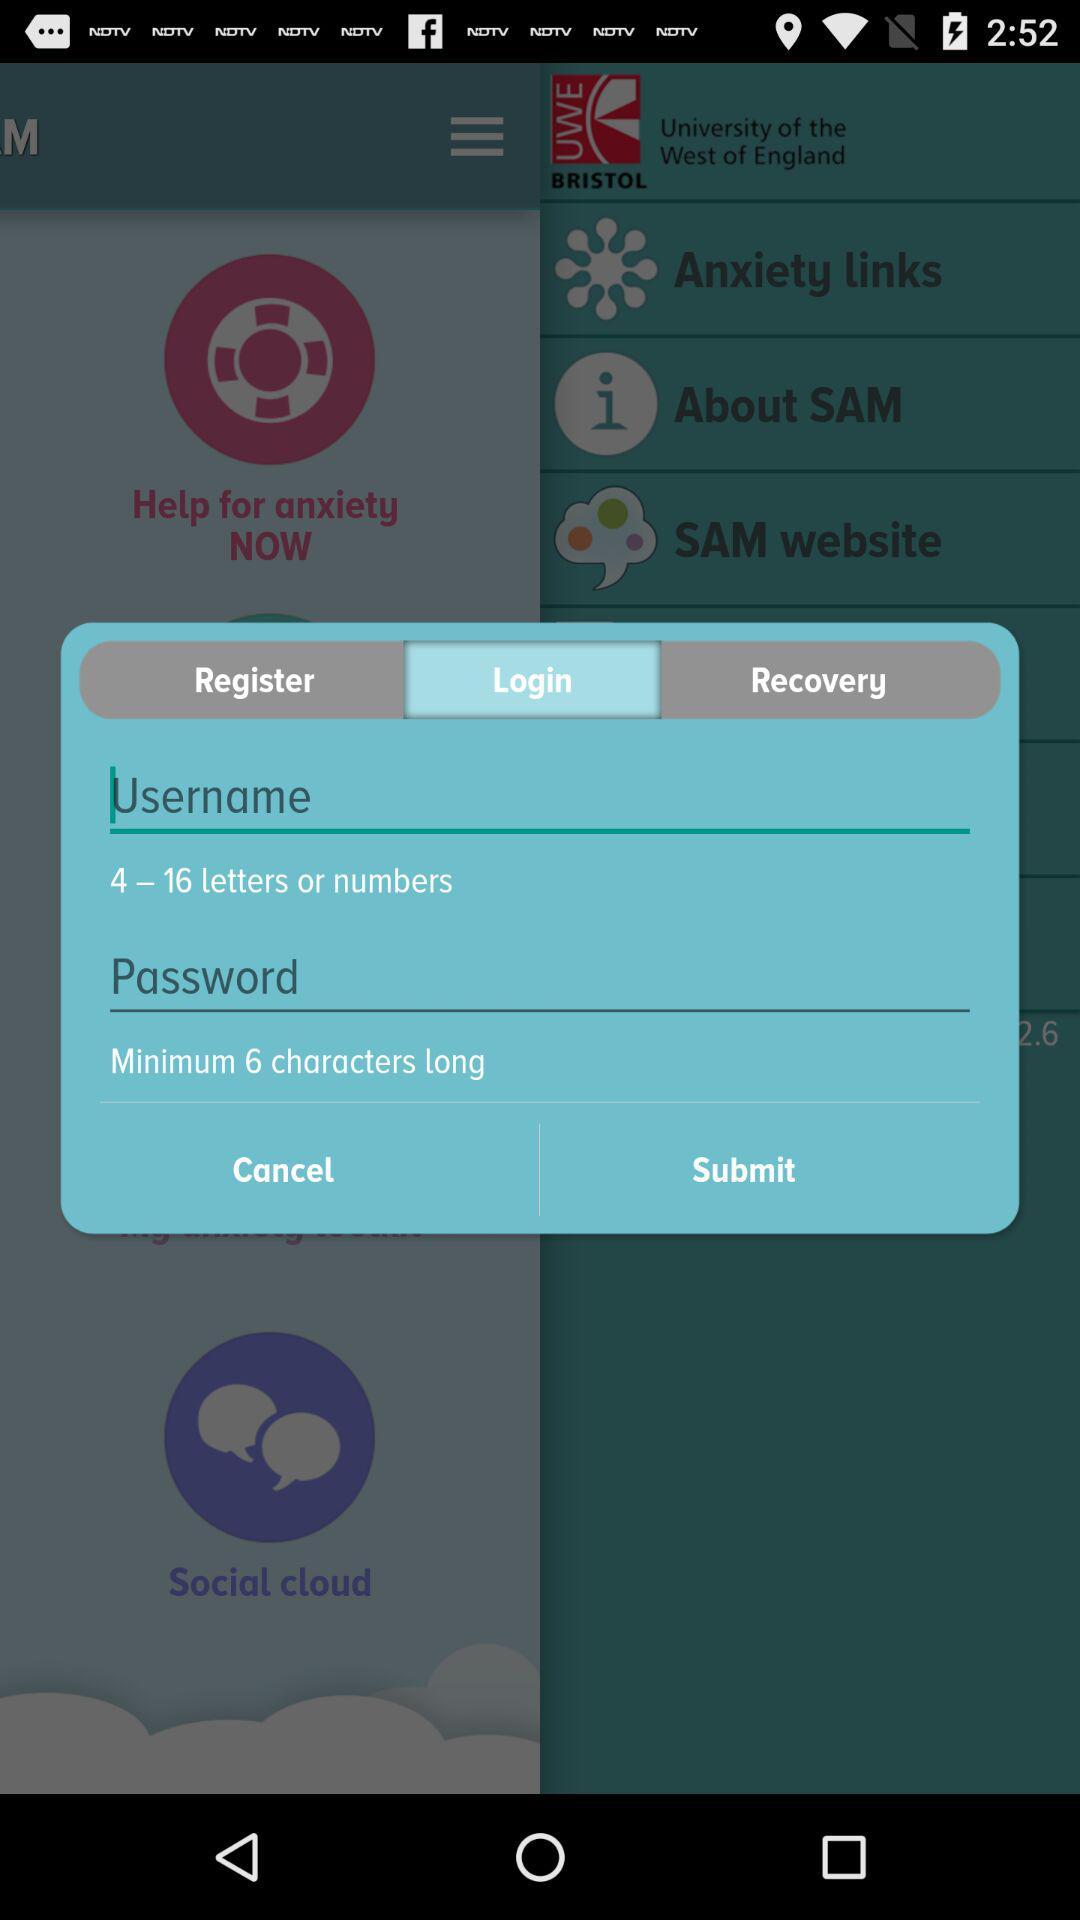  I want to click on the item above the minimum 6 characters, so click(540, 976).